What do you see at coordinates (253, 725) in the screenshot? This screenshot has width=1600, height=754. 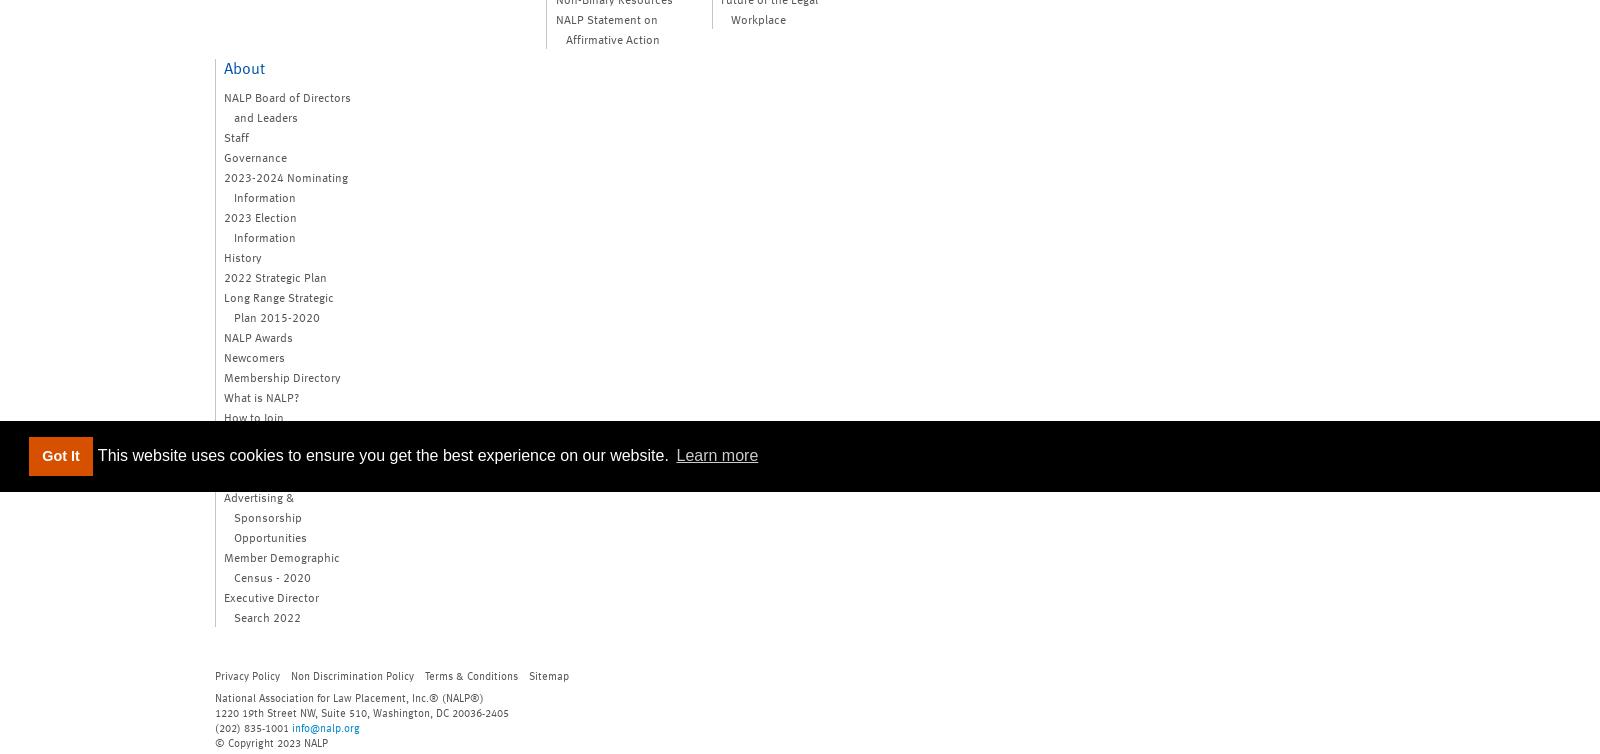 I see `'(202) 835-1001'` at bounding box center [253, 725].